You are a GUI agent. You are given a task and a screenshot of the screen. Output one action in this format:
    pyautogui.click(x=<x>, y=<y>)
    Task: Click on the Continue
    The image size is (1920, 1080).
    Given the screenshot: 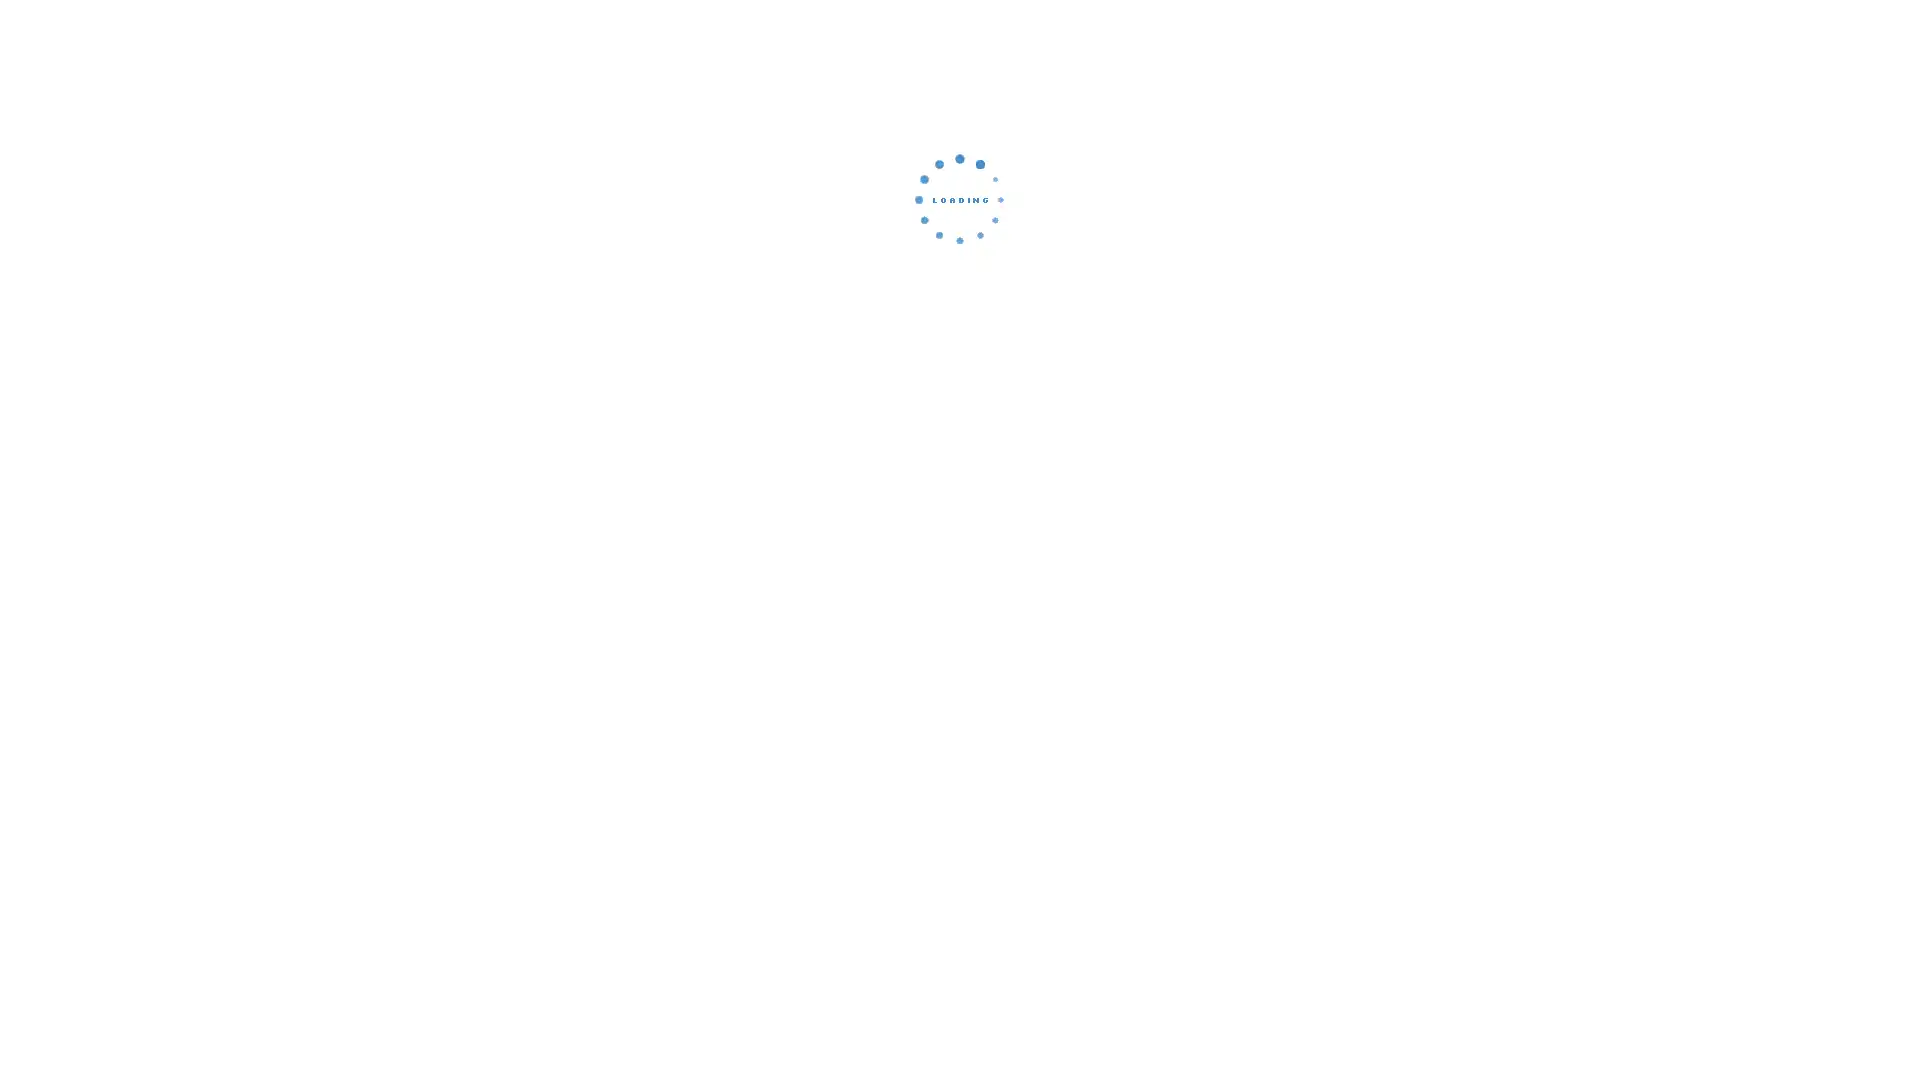 What is the action you would take?
    pyautogui.click(x=960, y=335)
    